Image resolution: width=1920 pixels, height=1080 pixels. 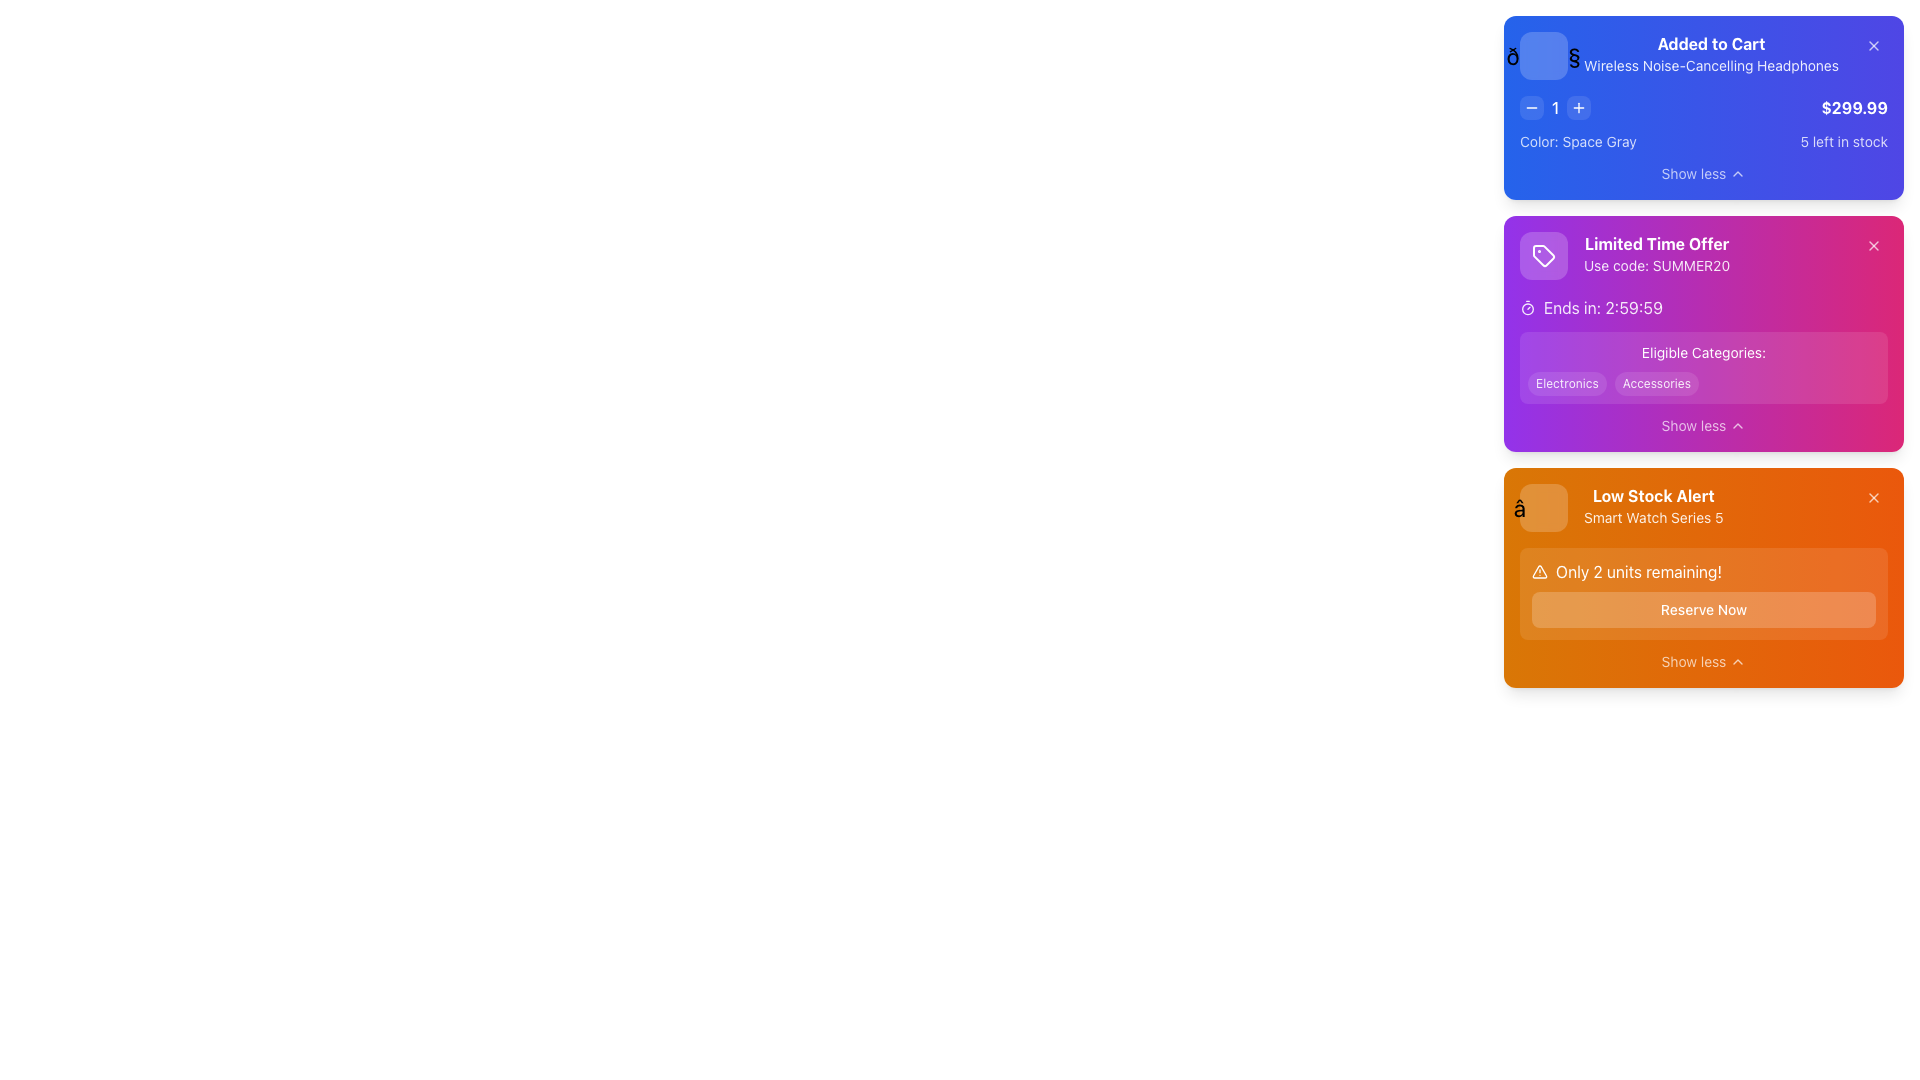 What do you see at coordinates (1621, 507) in the screenshot?
I see `informational notification text label indicating a low stock alert for 'Smart Watch Series 5', which is located in a notification box with an orange background` at bounding box center [1621, 507].